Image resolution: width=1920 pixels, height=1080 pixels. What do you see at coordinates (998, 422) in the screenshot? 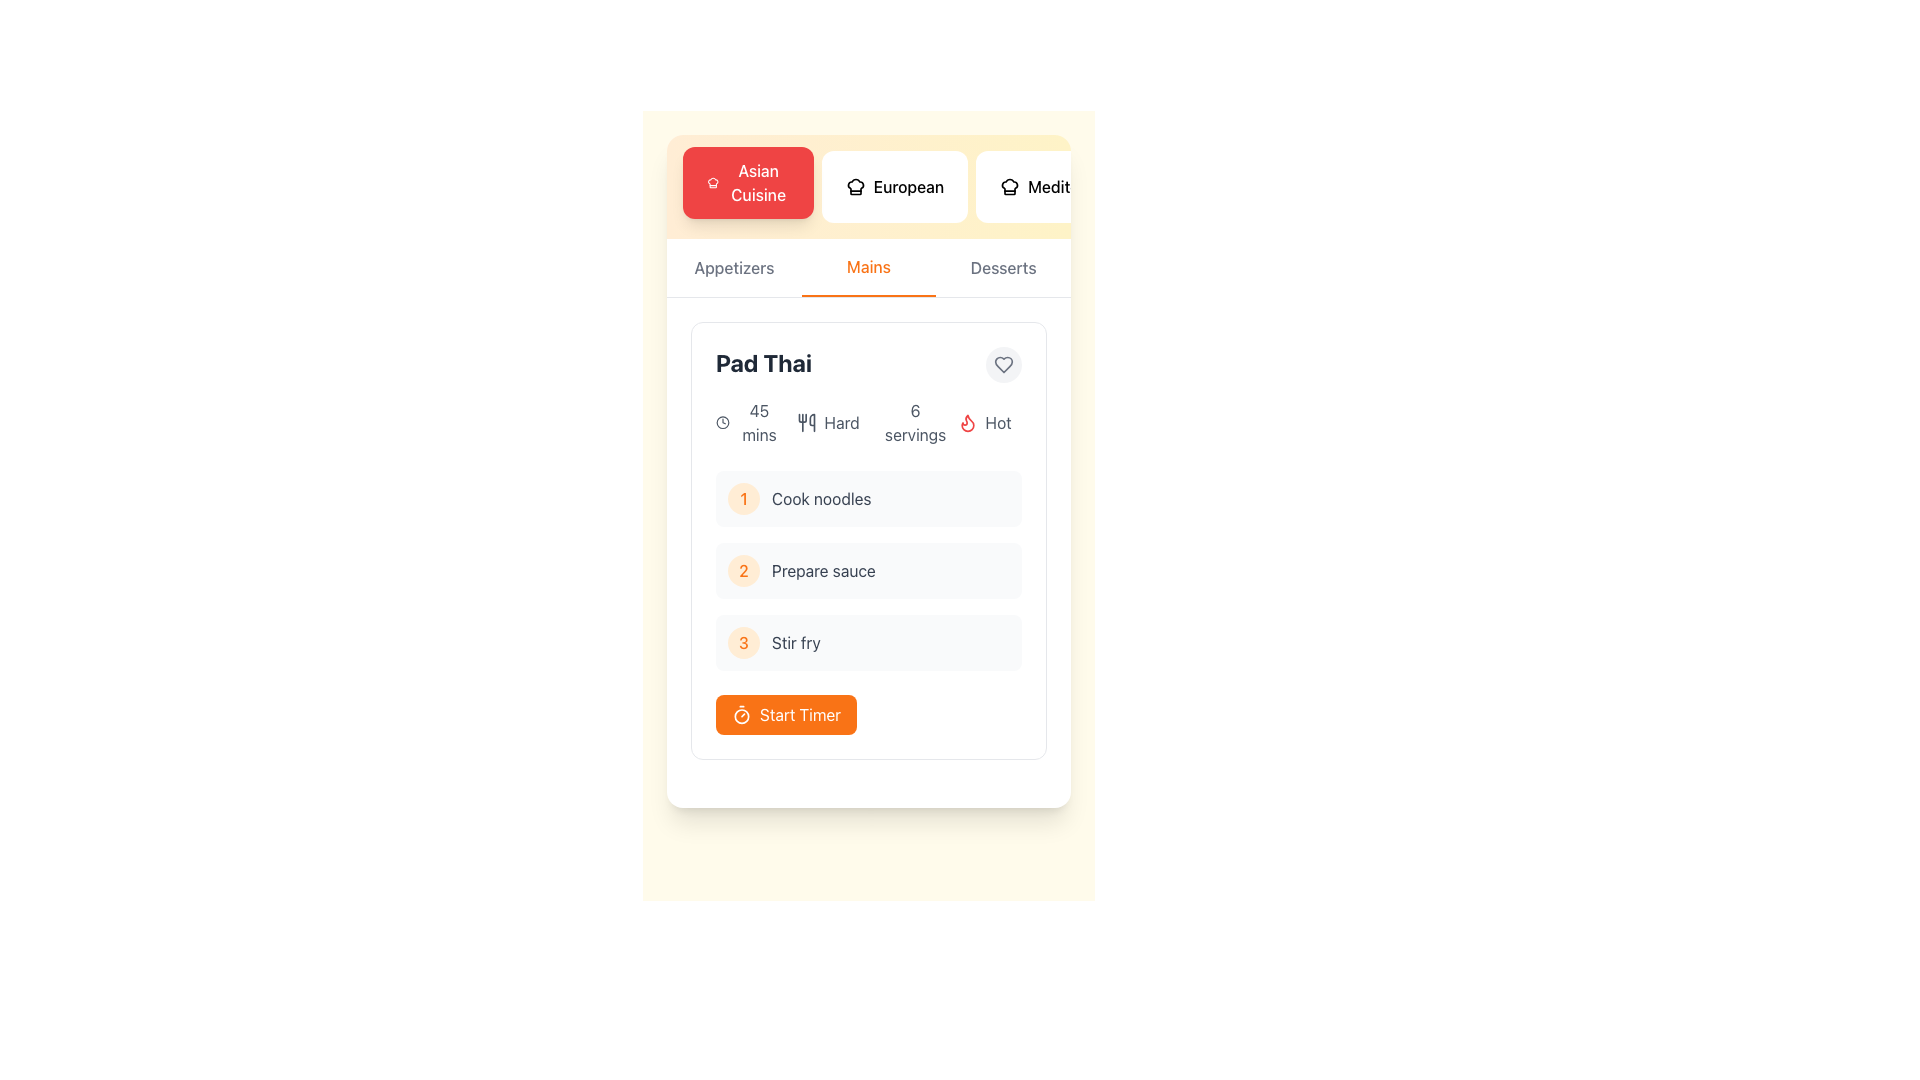
I see `the text label containing 'hot', which is styled with a gray font and positioned to the right of a flame icon` at bounding box center [998, 422].